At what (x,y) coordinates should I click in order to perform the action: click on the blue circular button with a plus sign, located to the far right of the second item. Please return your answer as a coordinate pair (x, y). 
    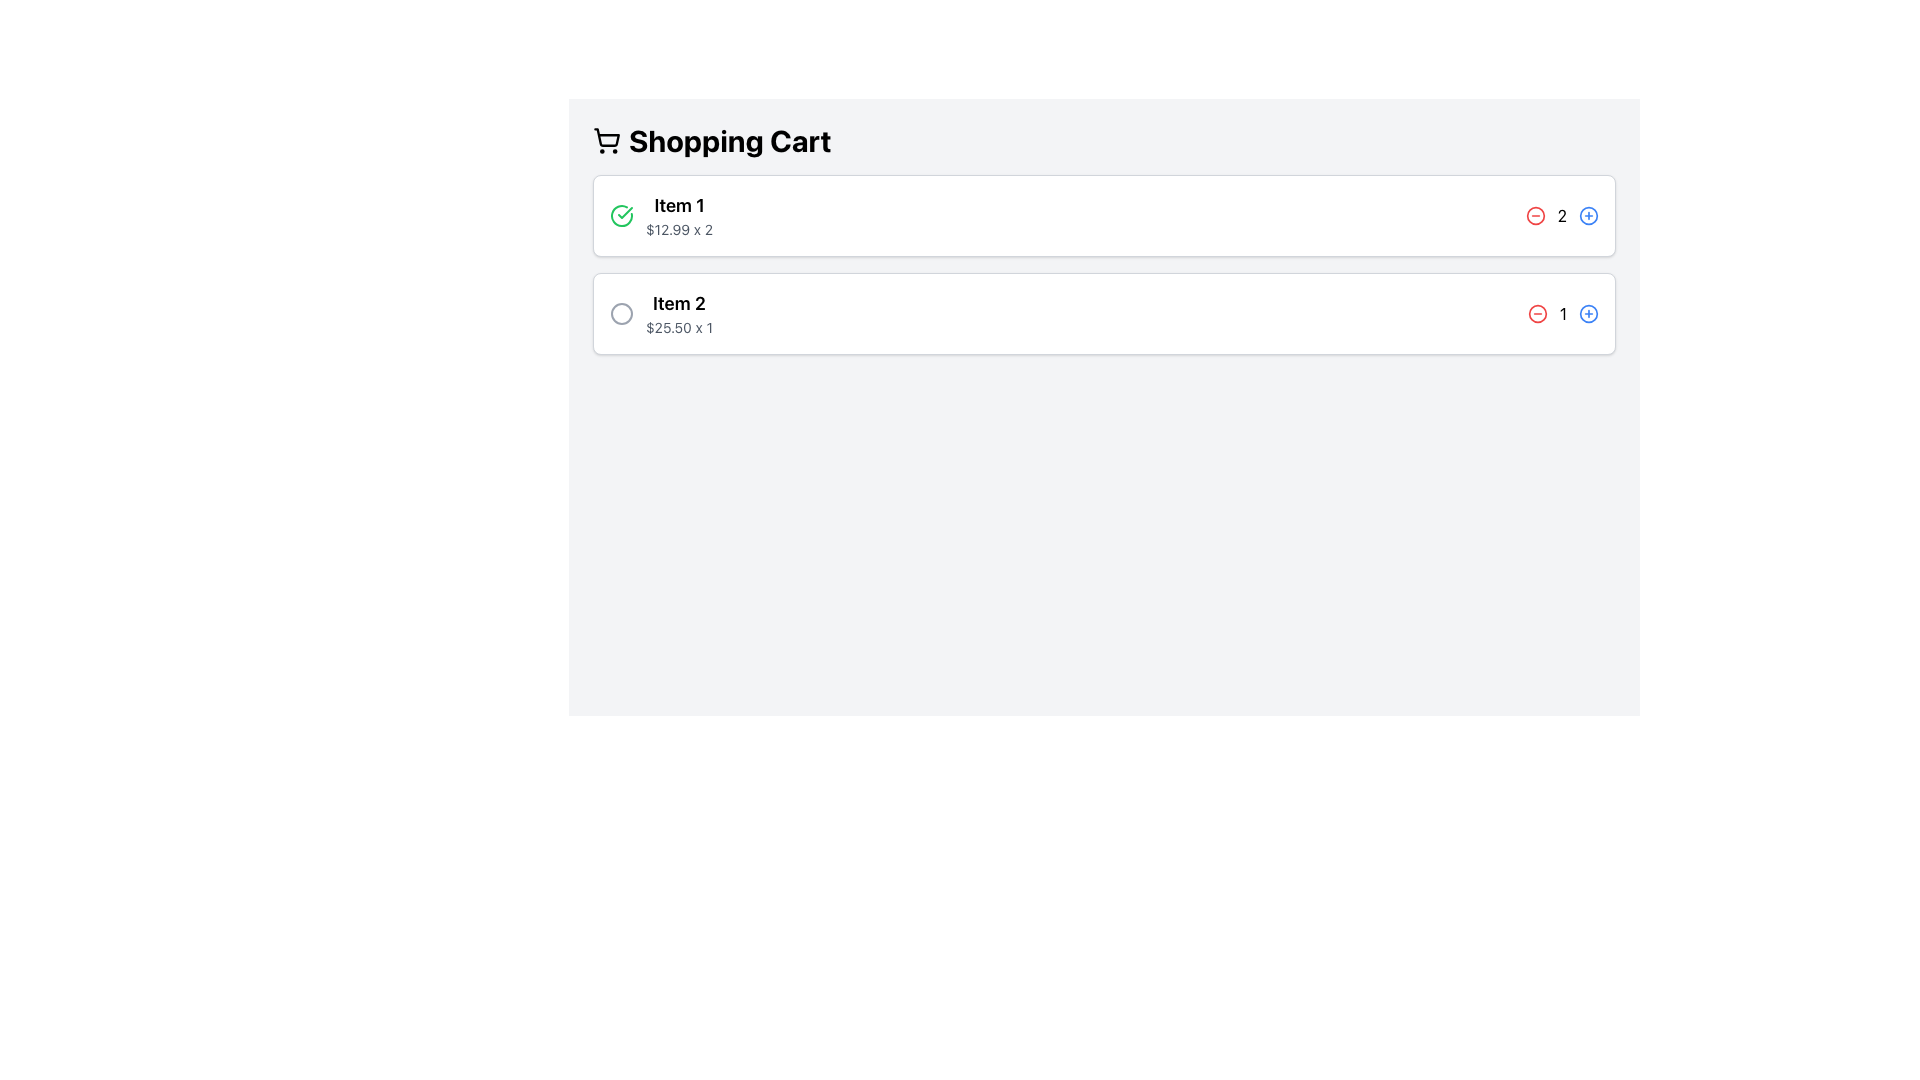
    Looking at the image, I should click on (1587, 313).